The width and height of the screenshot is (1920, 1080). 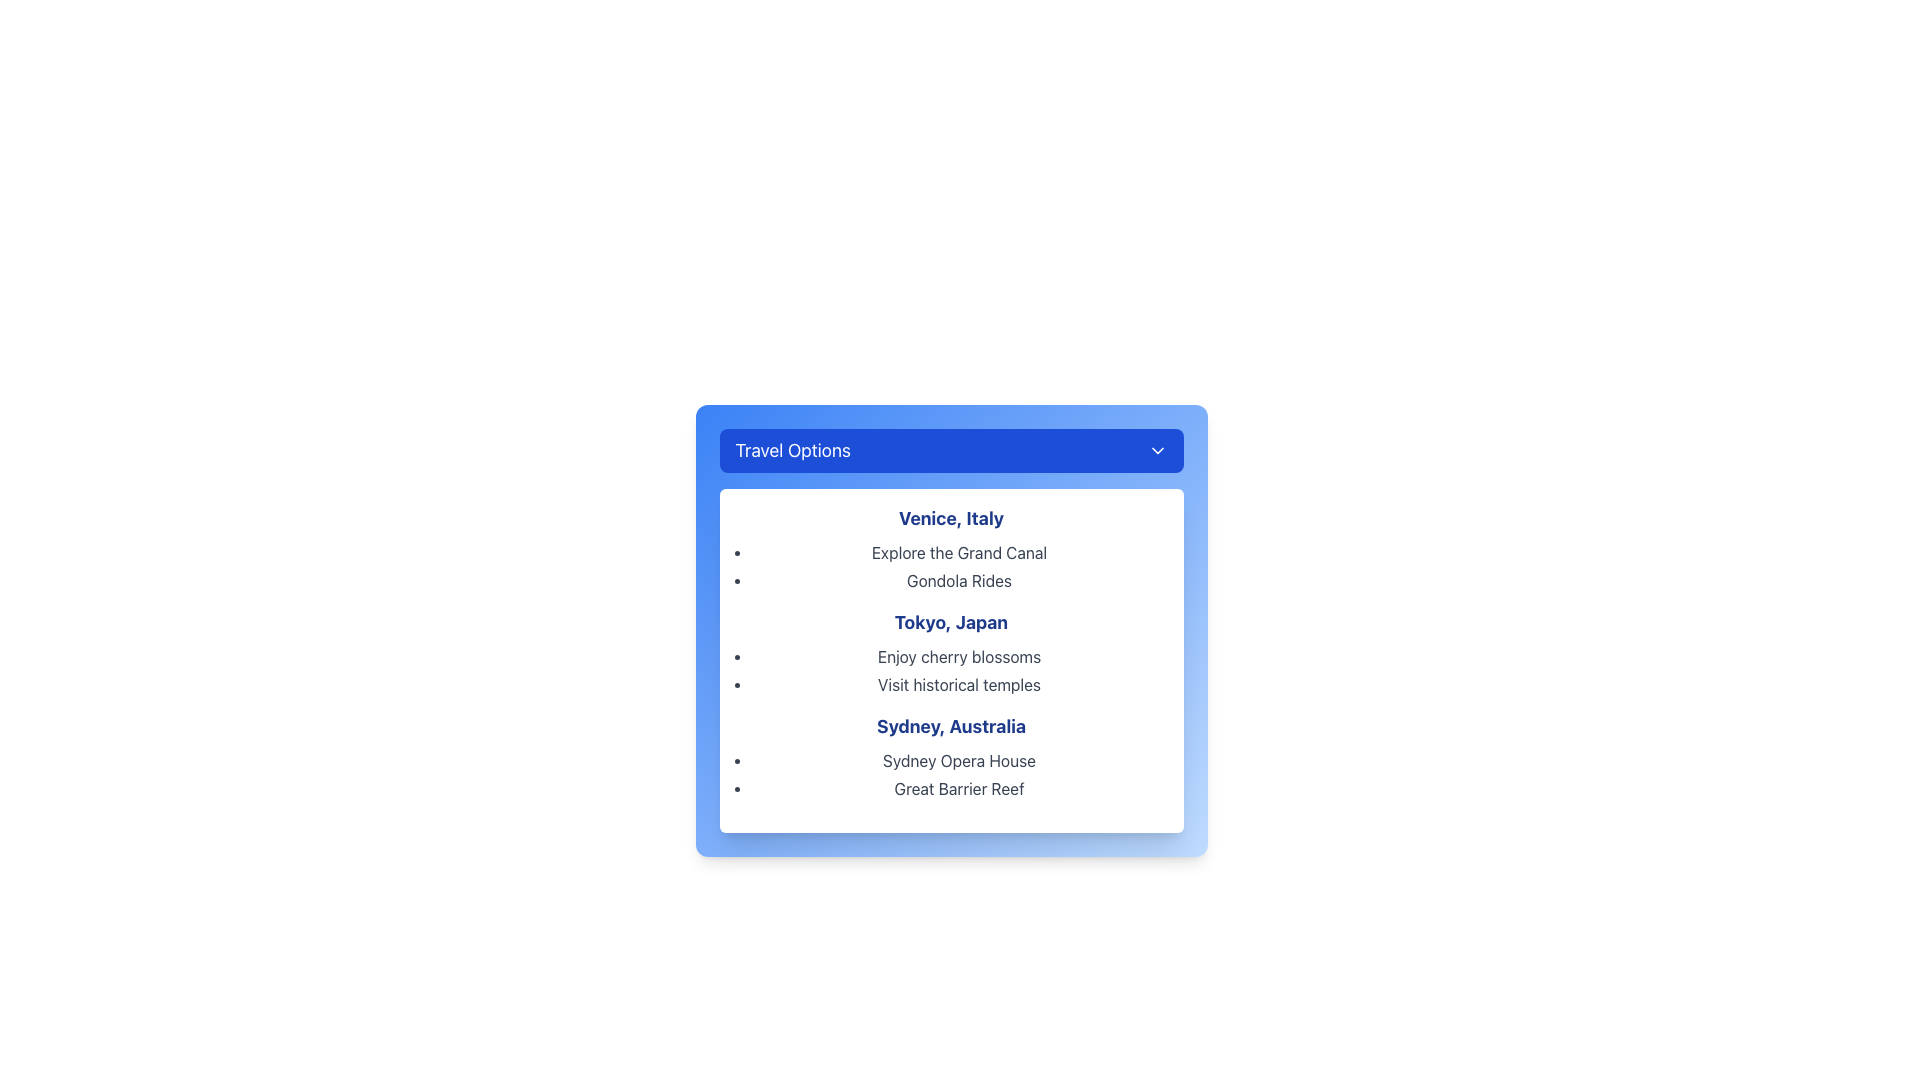 I want to click on the third group in the list of attractions which includes key information about Sydney, Australia, so click(x=950, y=756).